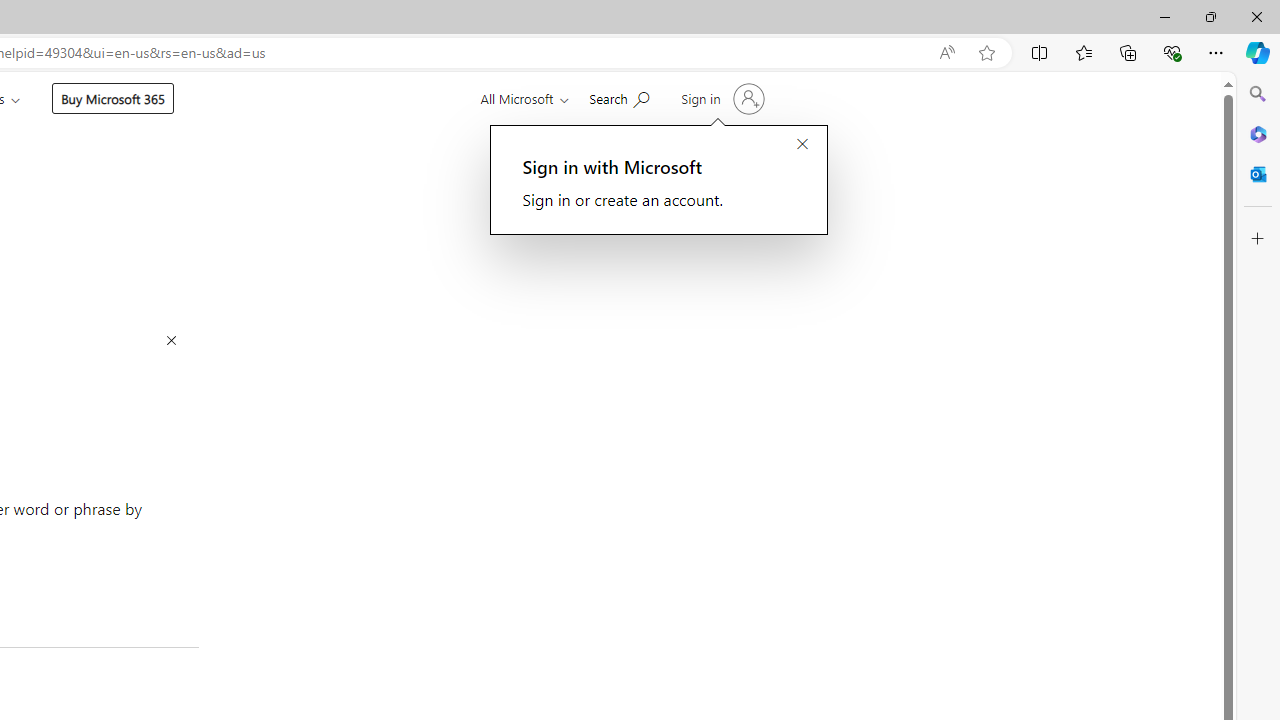 This screenshot has width=1280, height=720. I want to click on 'Browser essentials', so click(1171, 51).